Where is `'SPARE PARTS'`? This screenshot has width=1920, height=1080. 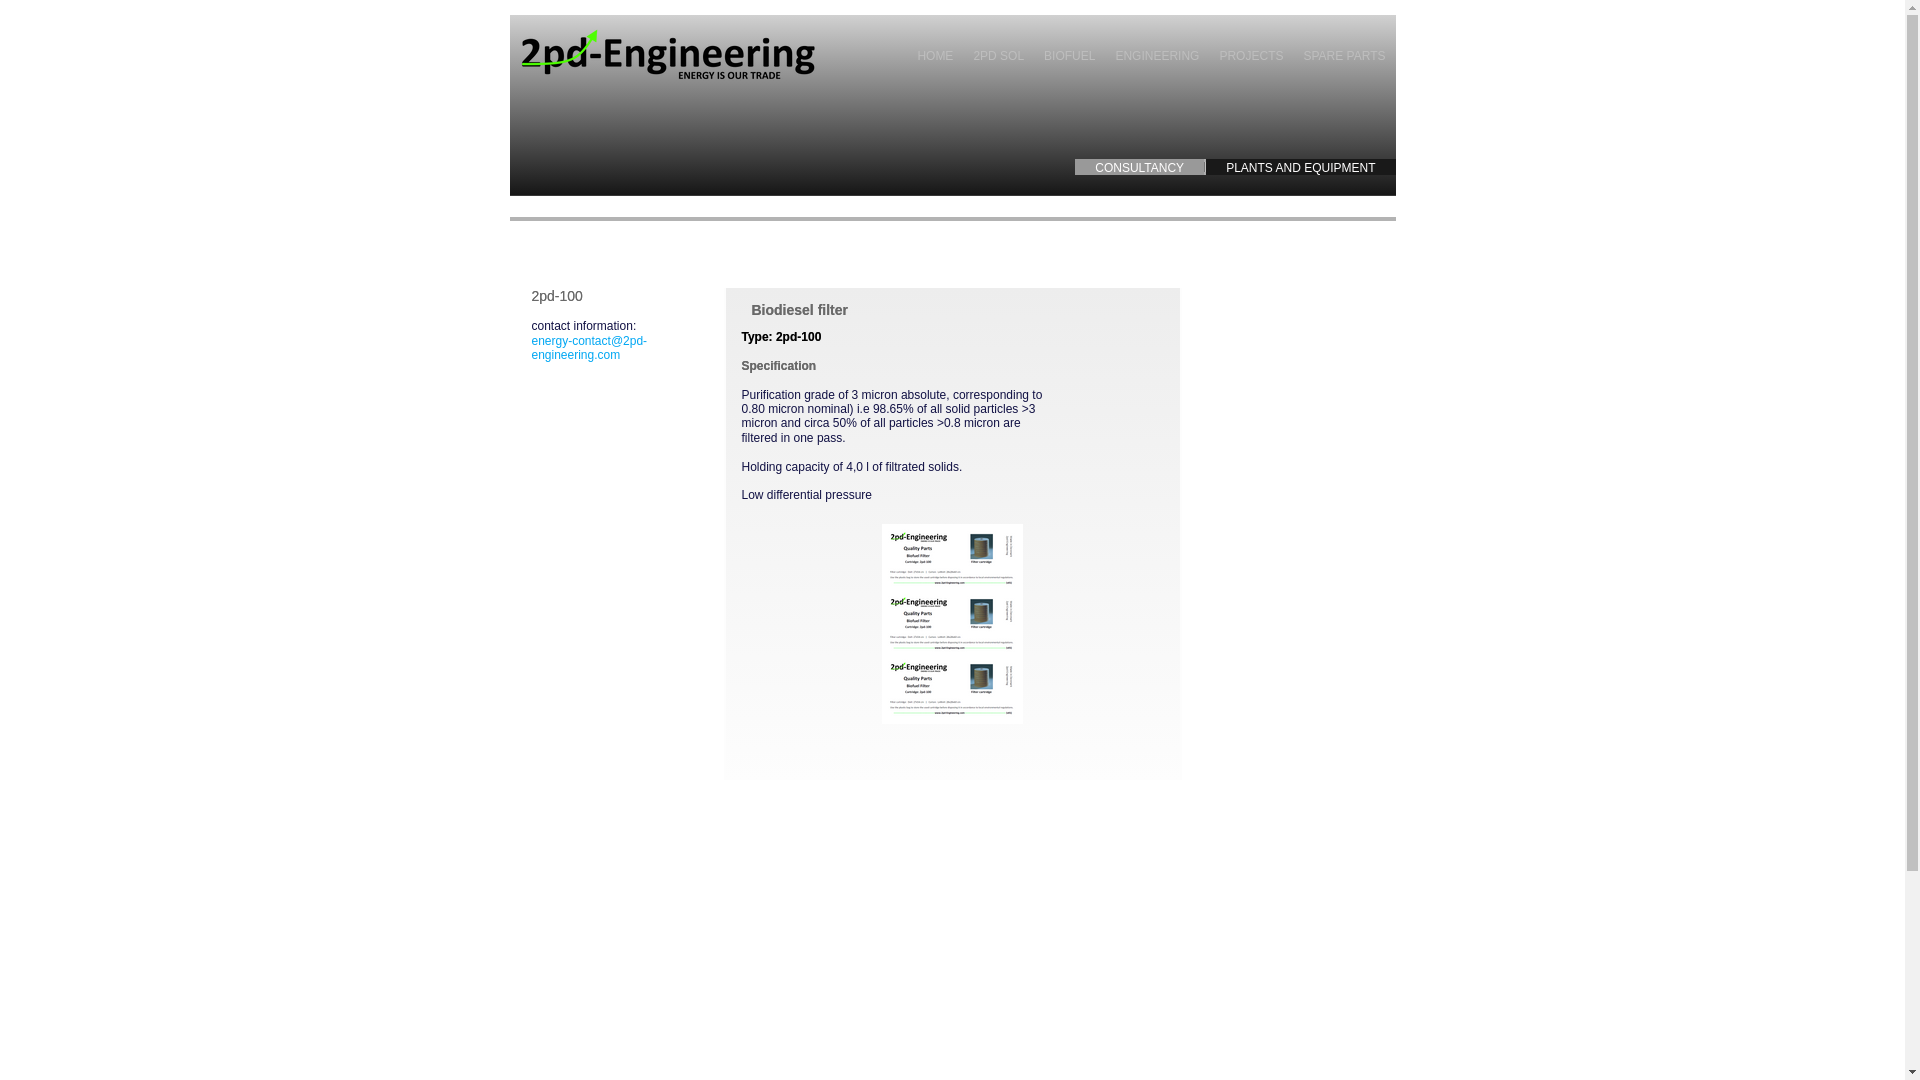 'SPARE PARTS' is located at coordinates (1344, 55).